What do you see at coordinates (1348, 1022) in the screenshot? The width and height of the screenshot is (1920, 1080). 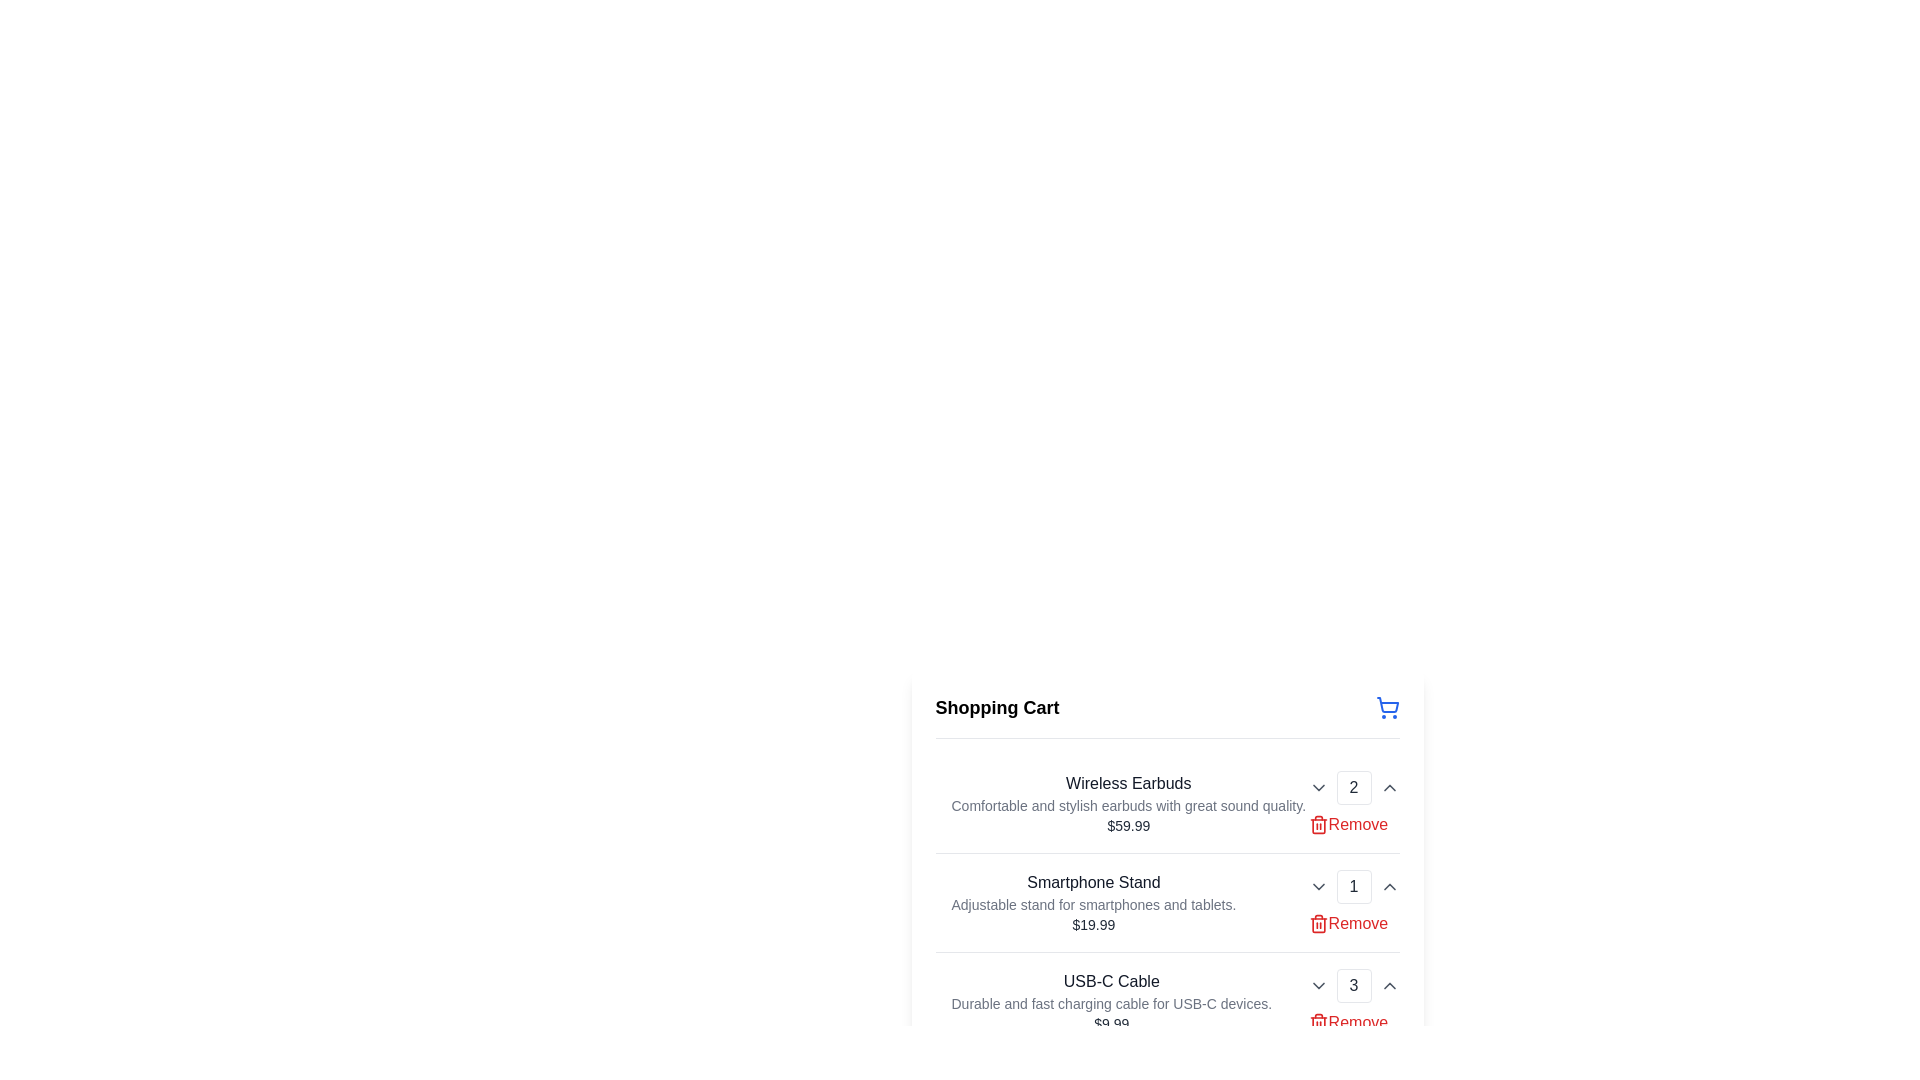 I see `the remove button for the 'USB-C Cable' product located in the bottom-right corner of its product row` at bounding box center [1348, 1022].